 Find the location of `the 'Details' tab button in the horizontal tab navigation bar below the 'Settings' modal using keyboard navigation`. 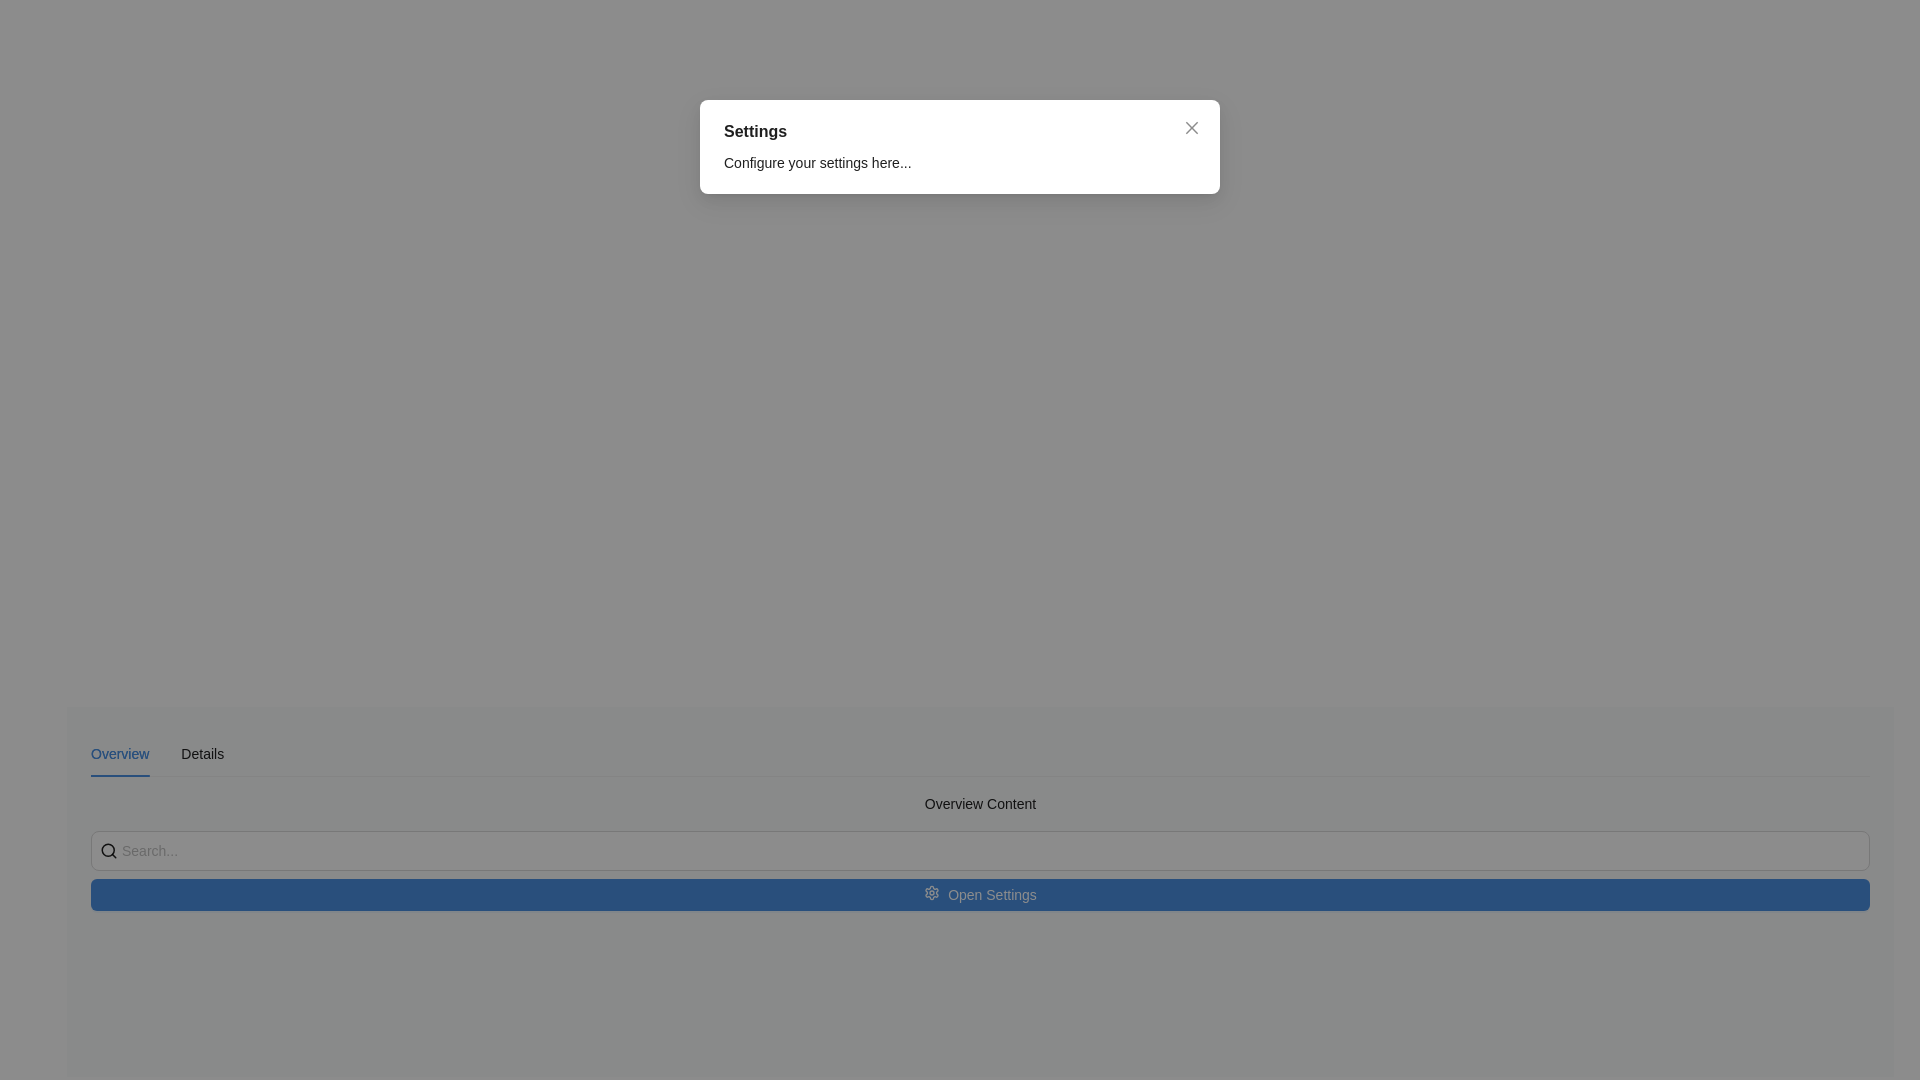

the 'Details' tab button in the horizontal tab navigation bar below the 'Settings' modal using keyboard navigation is located at coordinates (202, 753).